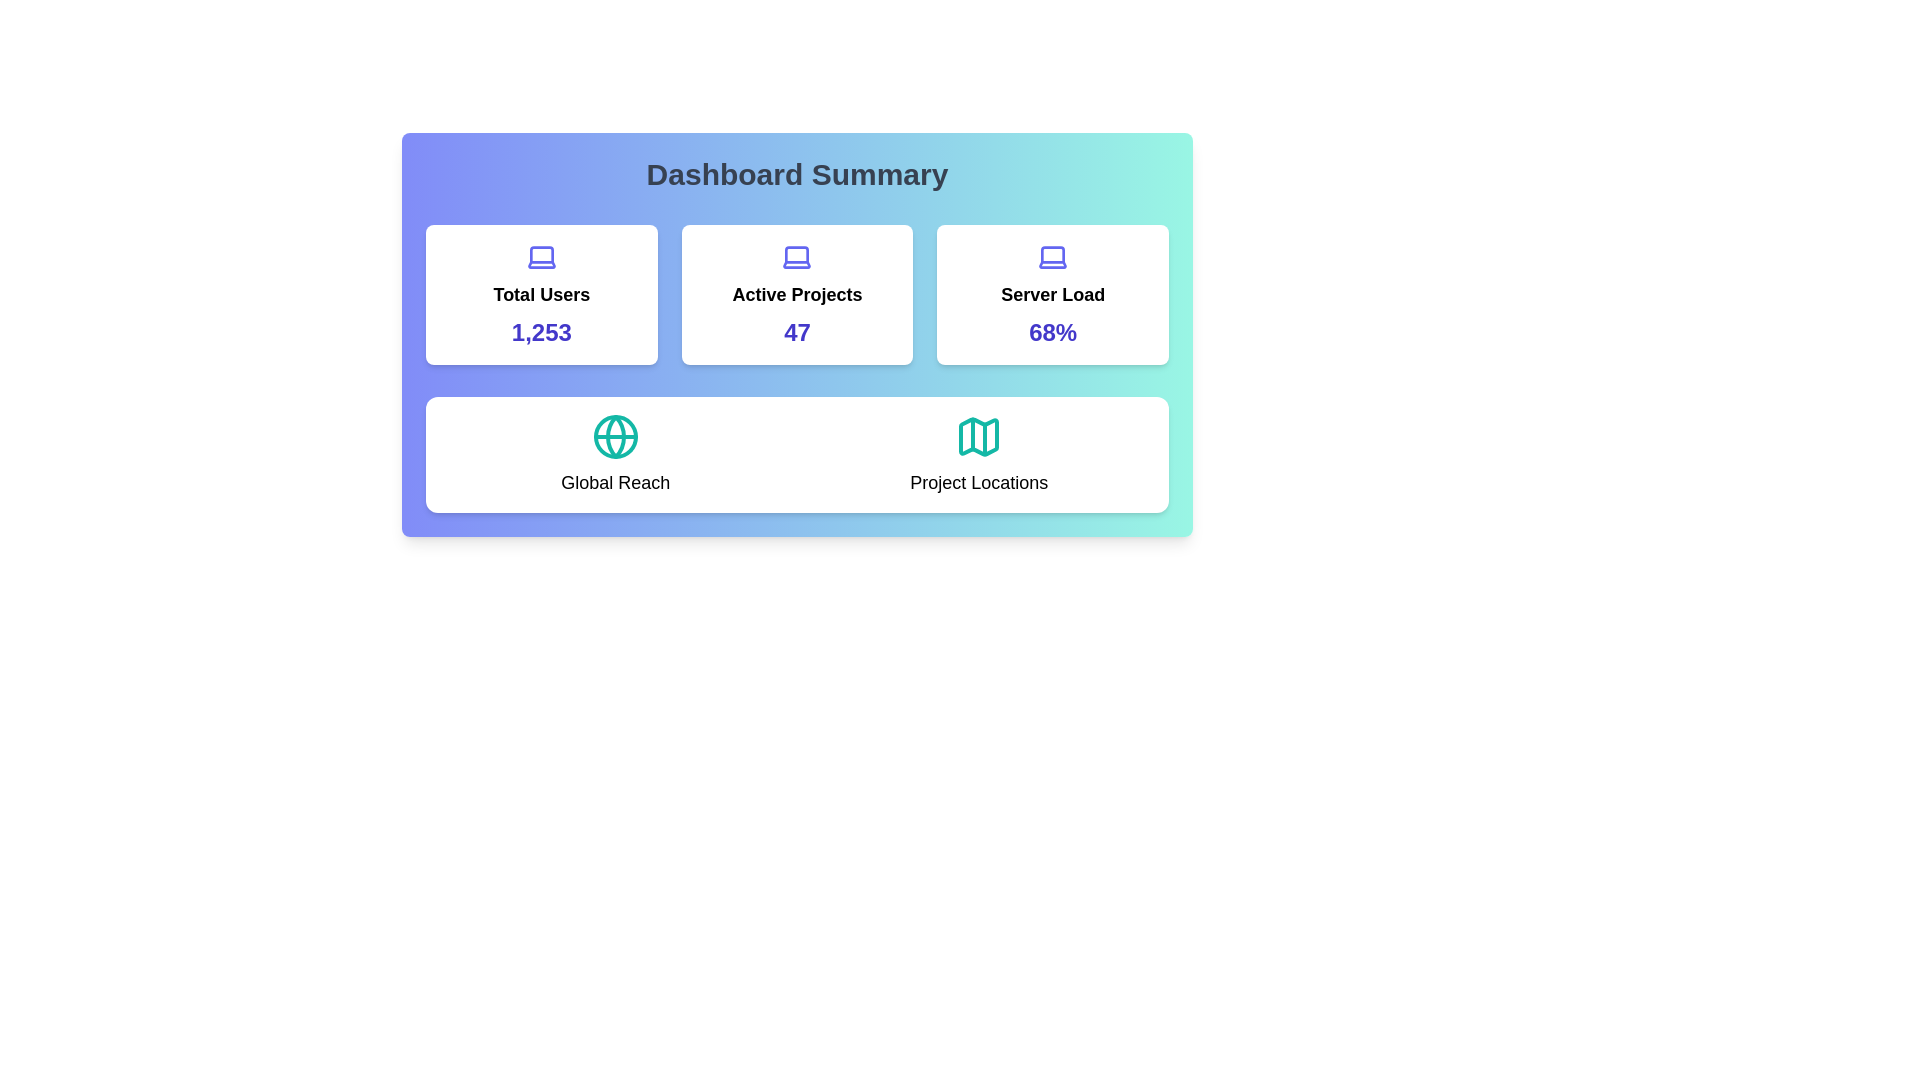 The width and height of the screenshot is (1920, 1080). I want to click on the 'Project Locations' icon located at the bottom-right corner of the dashboard, positioned above the text label 'Project Locations', so click(979, 435).